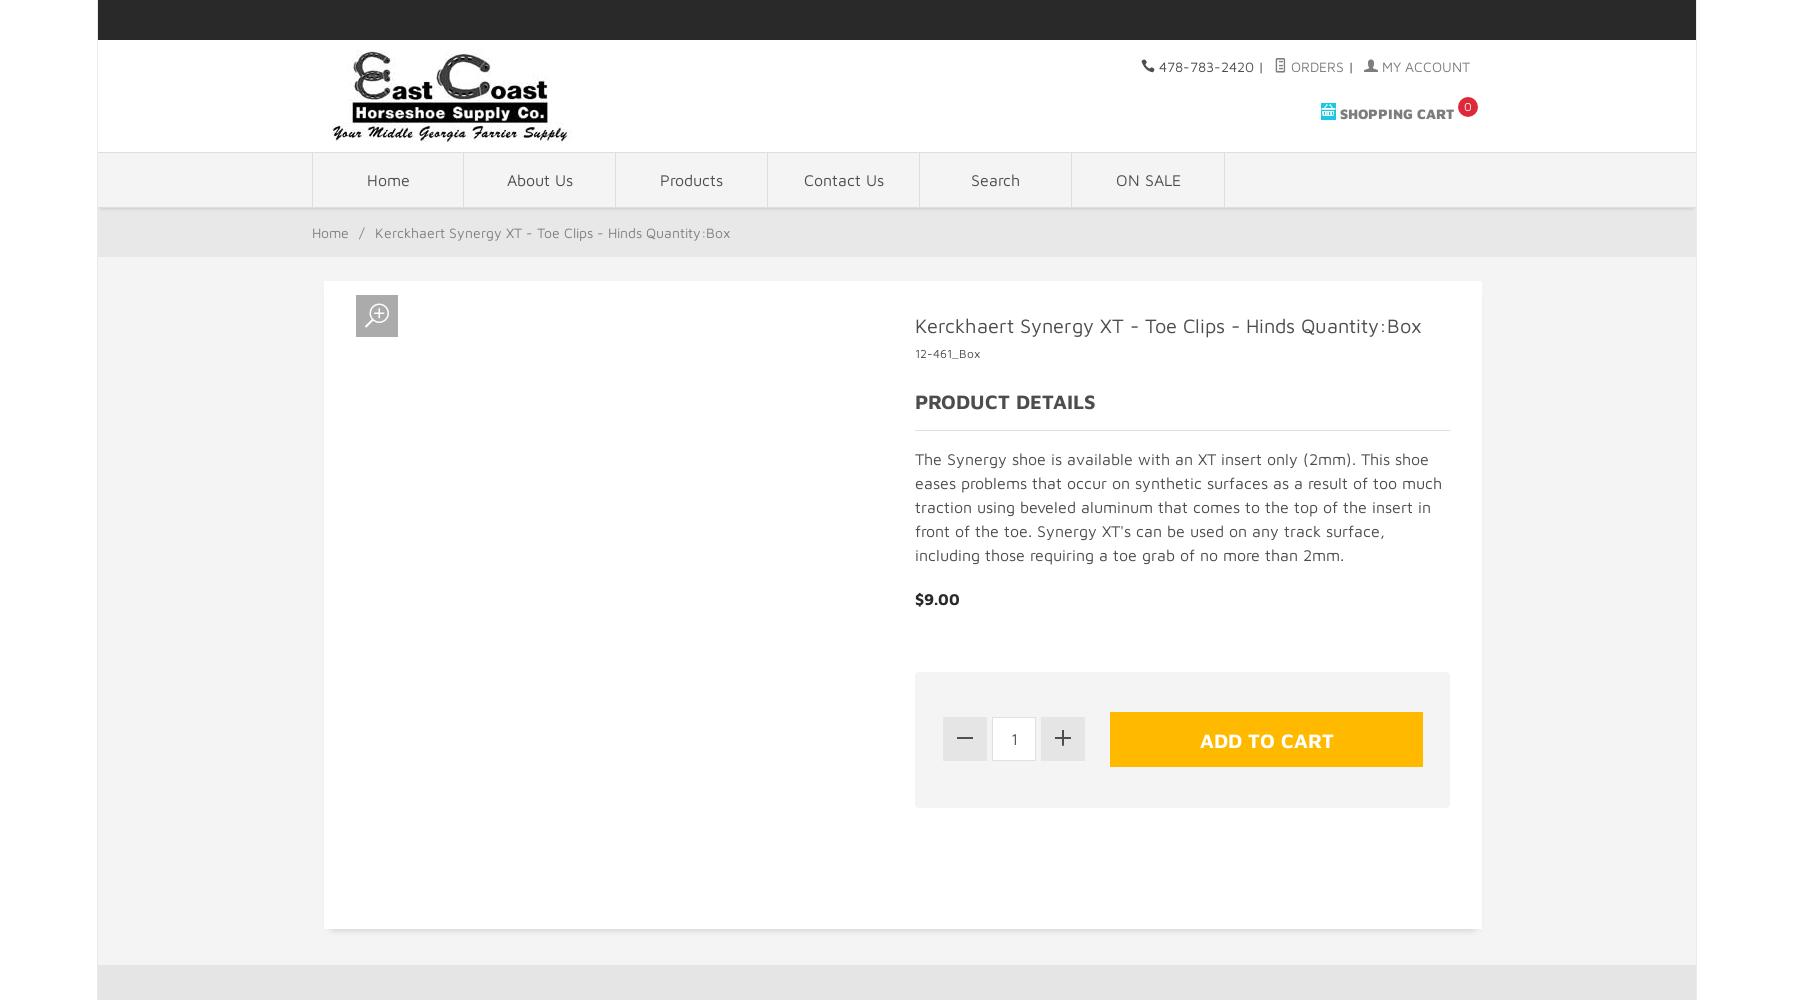 This screenshot has height=1000, width=1794. Describe the element at coordinates (361, 231) in the screenshot. I see `'/'` at that location.